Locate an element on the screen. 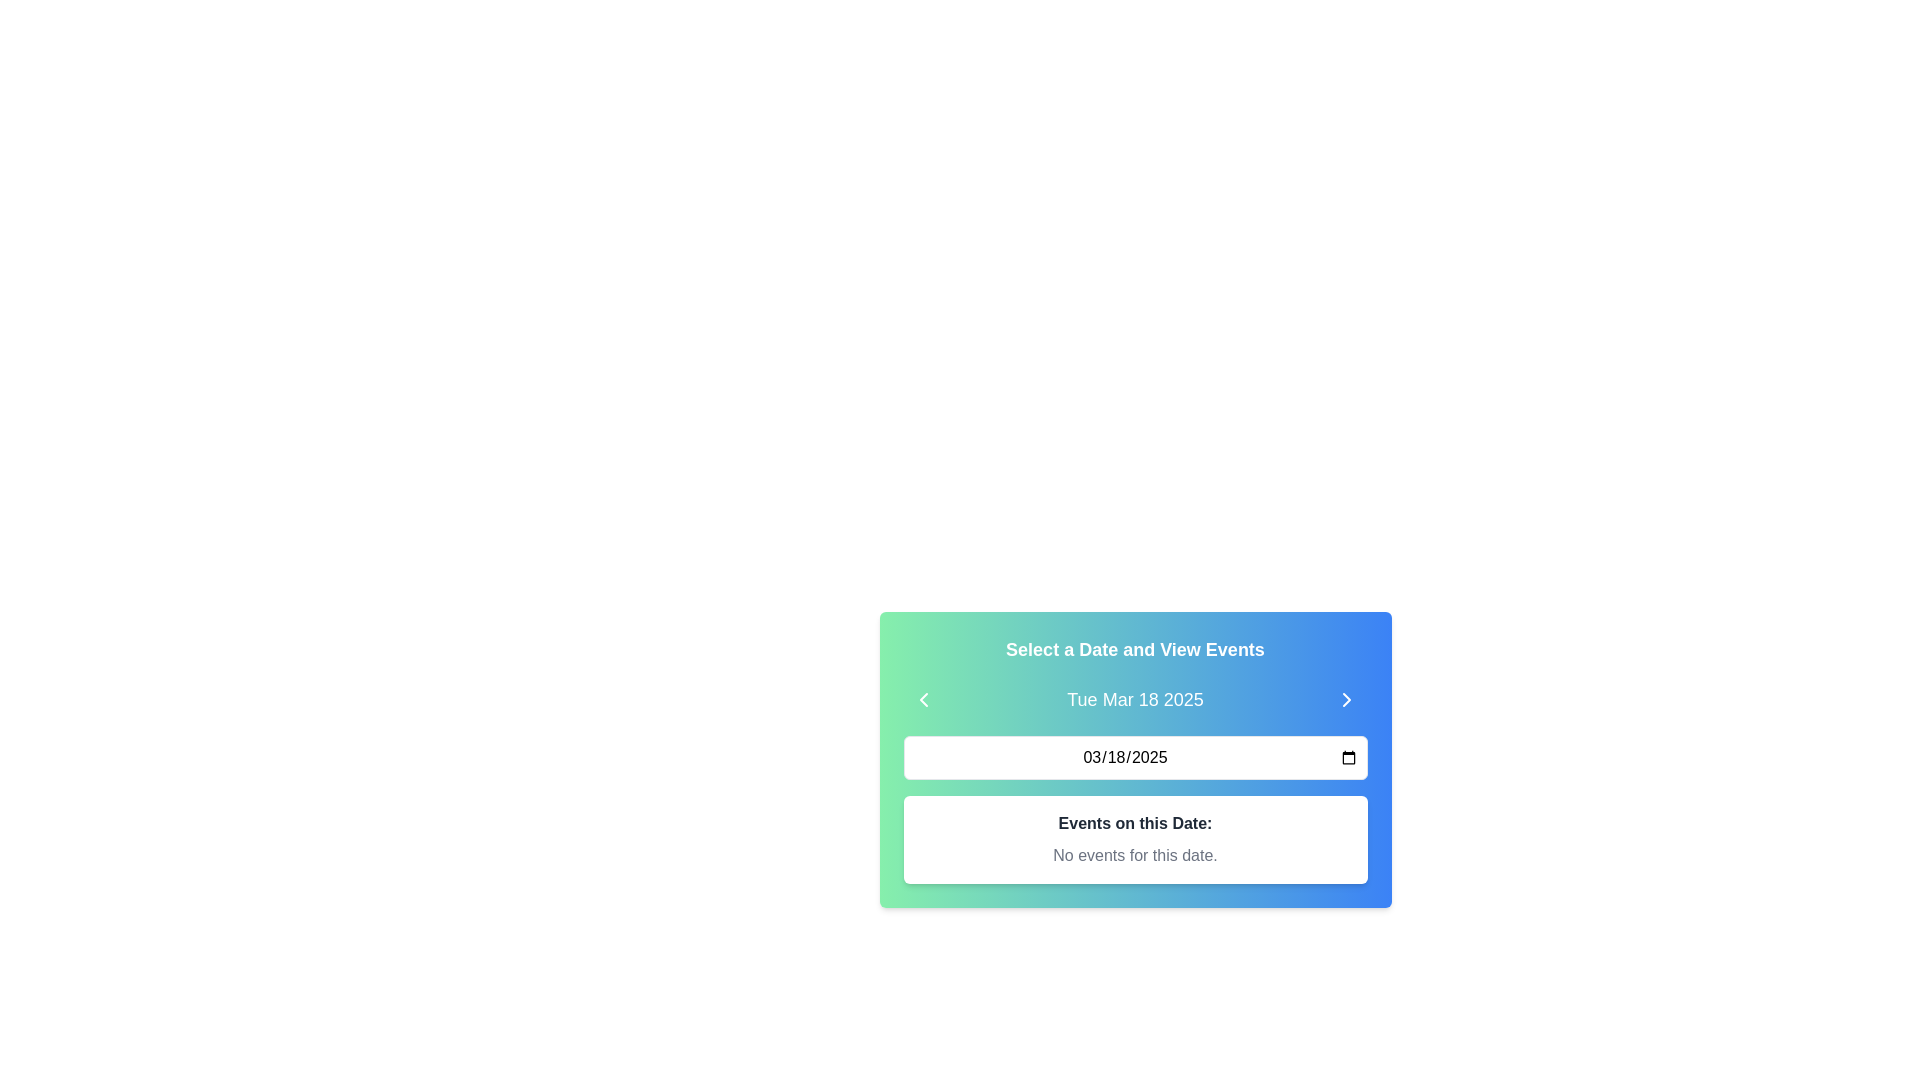  the backward navigation button with a chevron-left icon, located next to the date 'Tue Mar 18 2025' is located at coordinates (922, 698).